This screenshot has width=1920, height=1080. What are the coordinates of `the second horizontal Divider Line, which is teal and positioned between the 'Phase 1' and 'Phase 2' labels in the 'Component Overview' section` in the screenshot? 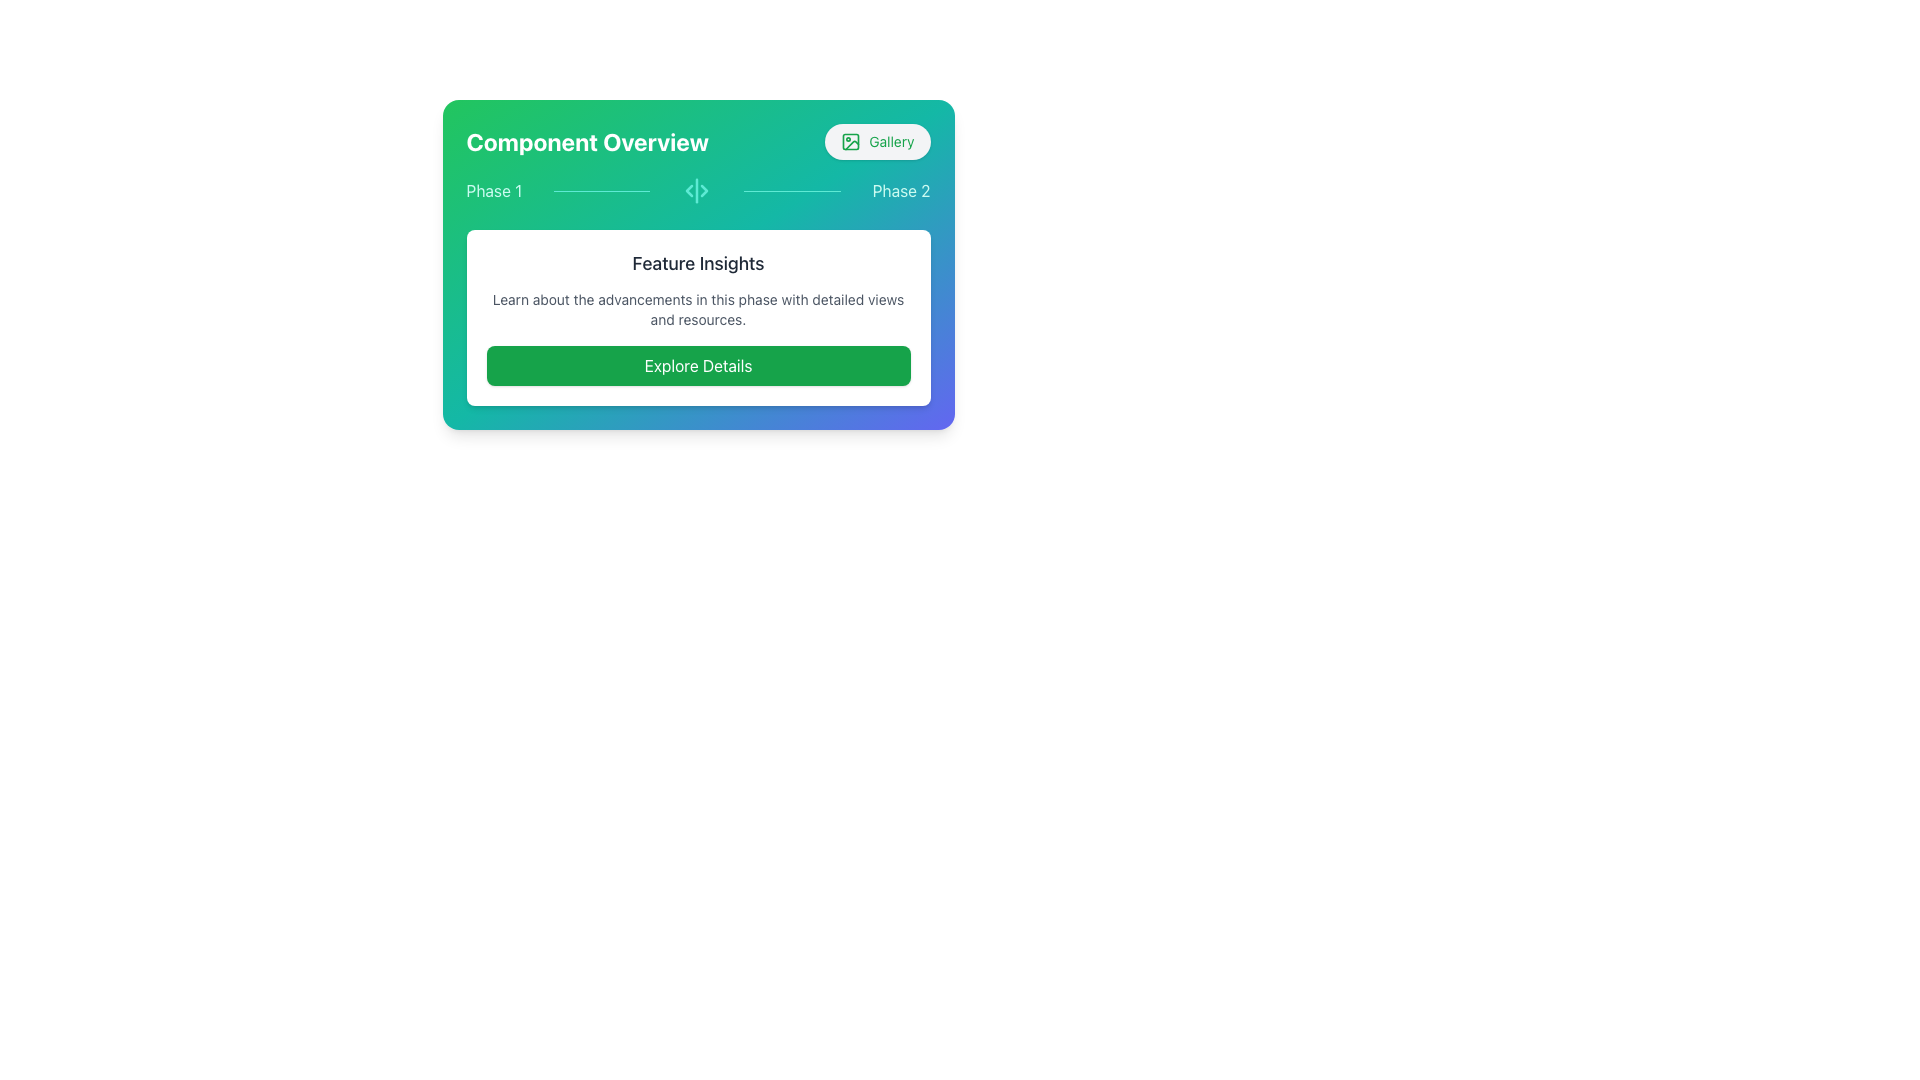 It's located at (791, 191).